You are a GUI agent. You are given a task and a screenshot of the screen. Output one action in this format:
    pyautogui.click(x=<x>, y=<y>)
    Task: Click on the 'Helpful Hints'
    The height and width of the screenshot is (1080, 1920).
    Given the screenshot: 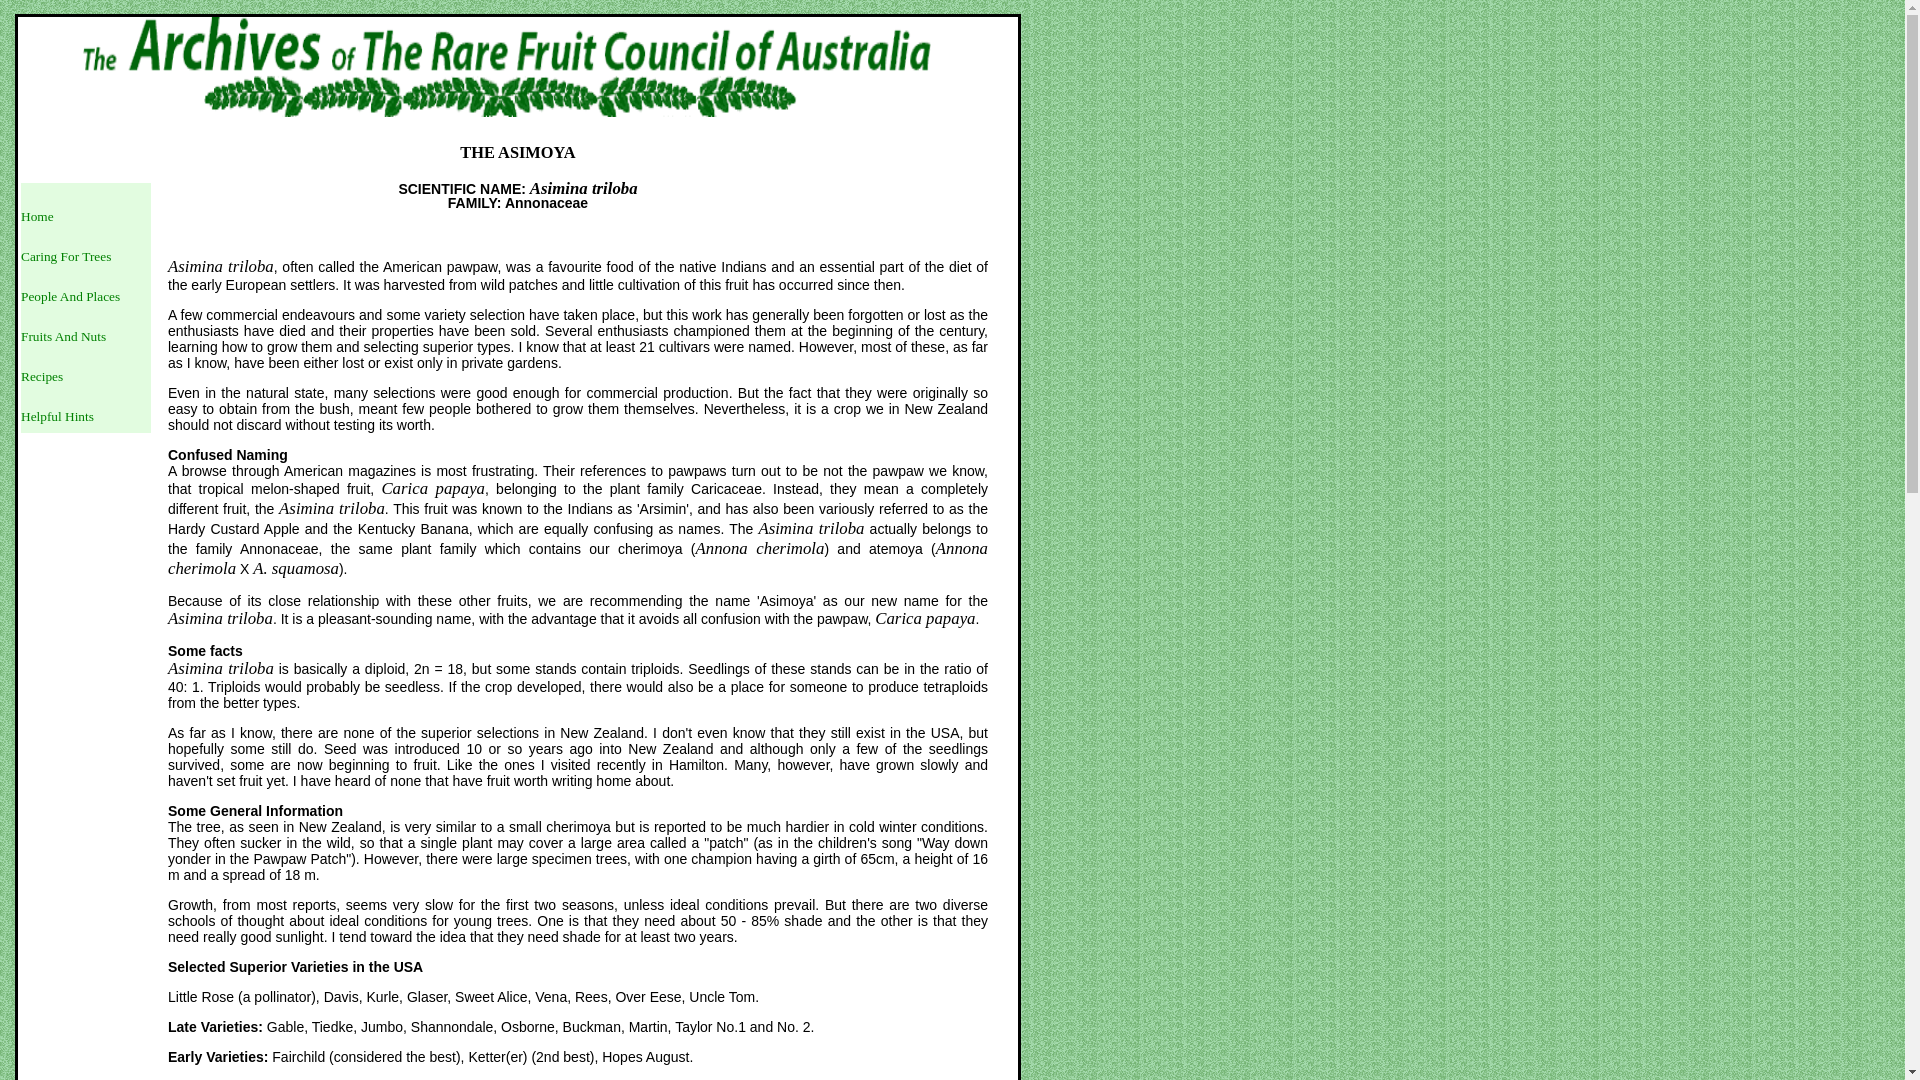 What is the action you would take?
    pyautogui.click(x=57, y=415)
    